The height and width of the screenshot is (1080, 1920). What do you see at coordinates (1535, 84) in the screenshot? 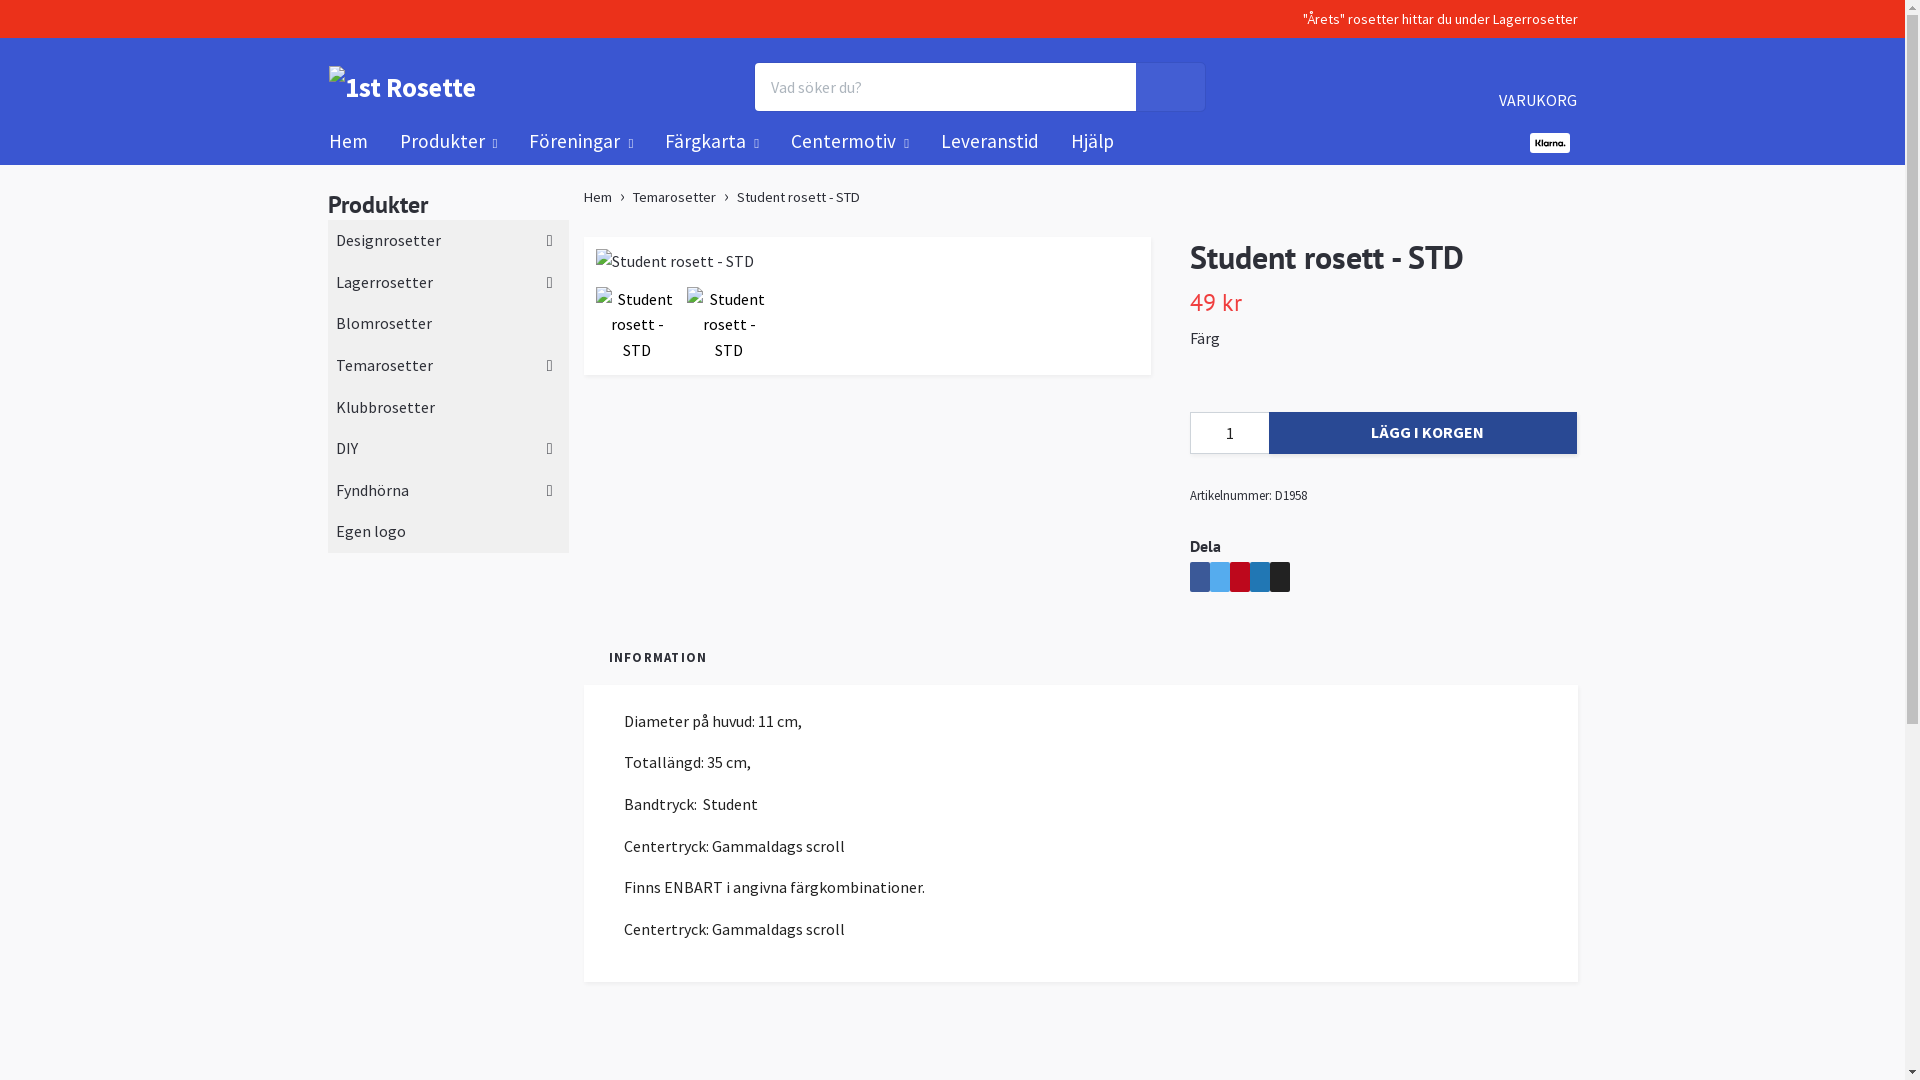
I see `'VARUKORG'` at bounding box center [1535, 84].